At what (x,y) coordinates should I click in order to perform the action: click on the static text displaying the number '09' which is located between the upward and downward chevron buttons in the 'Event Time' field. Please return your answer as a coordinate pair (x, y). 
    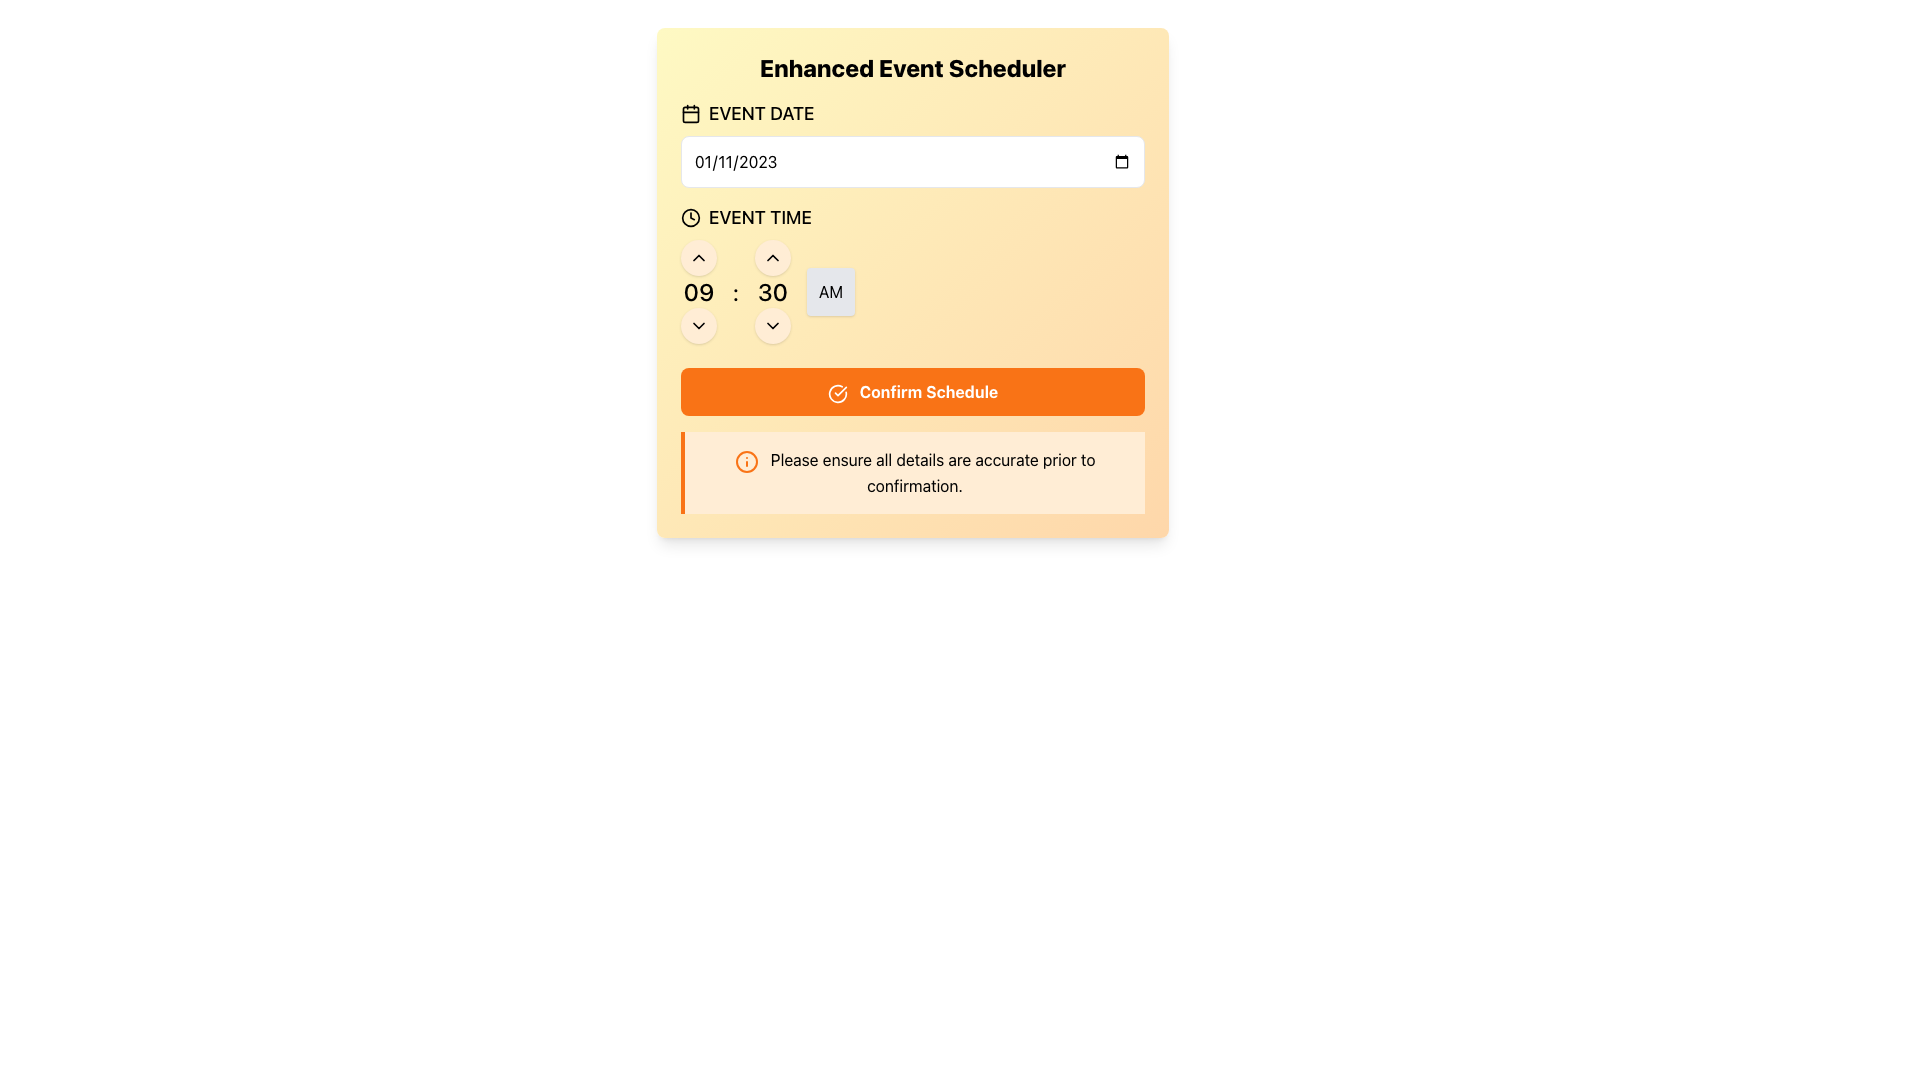
    Looking at the image, I should click on (699, 292).